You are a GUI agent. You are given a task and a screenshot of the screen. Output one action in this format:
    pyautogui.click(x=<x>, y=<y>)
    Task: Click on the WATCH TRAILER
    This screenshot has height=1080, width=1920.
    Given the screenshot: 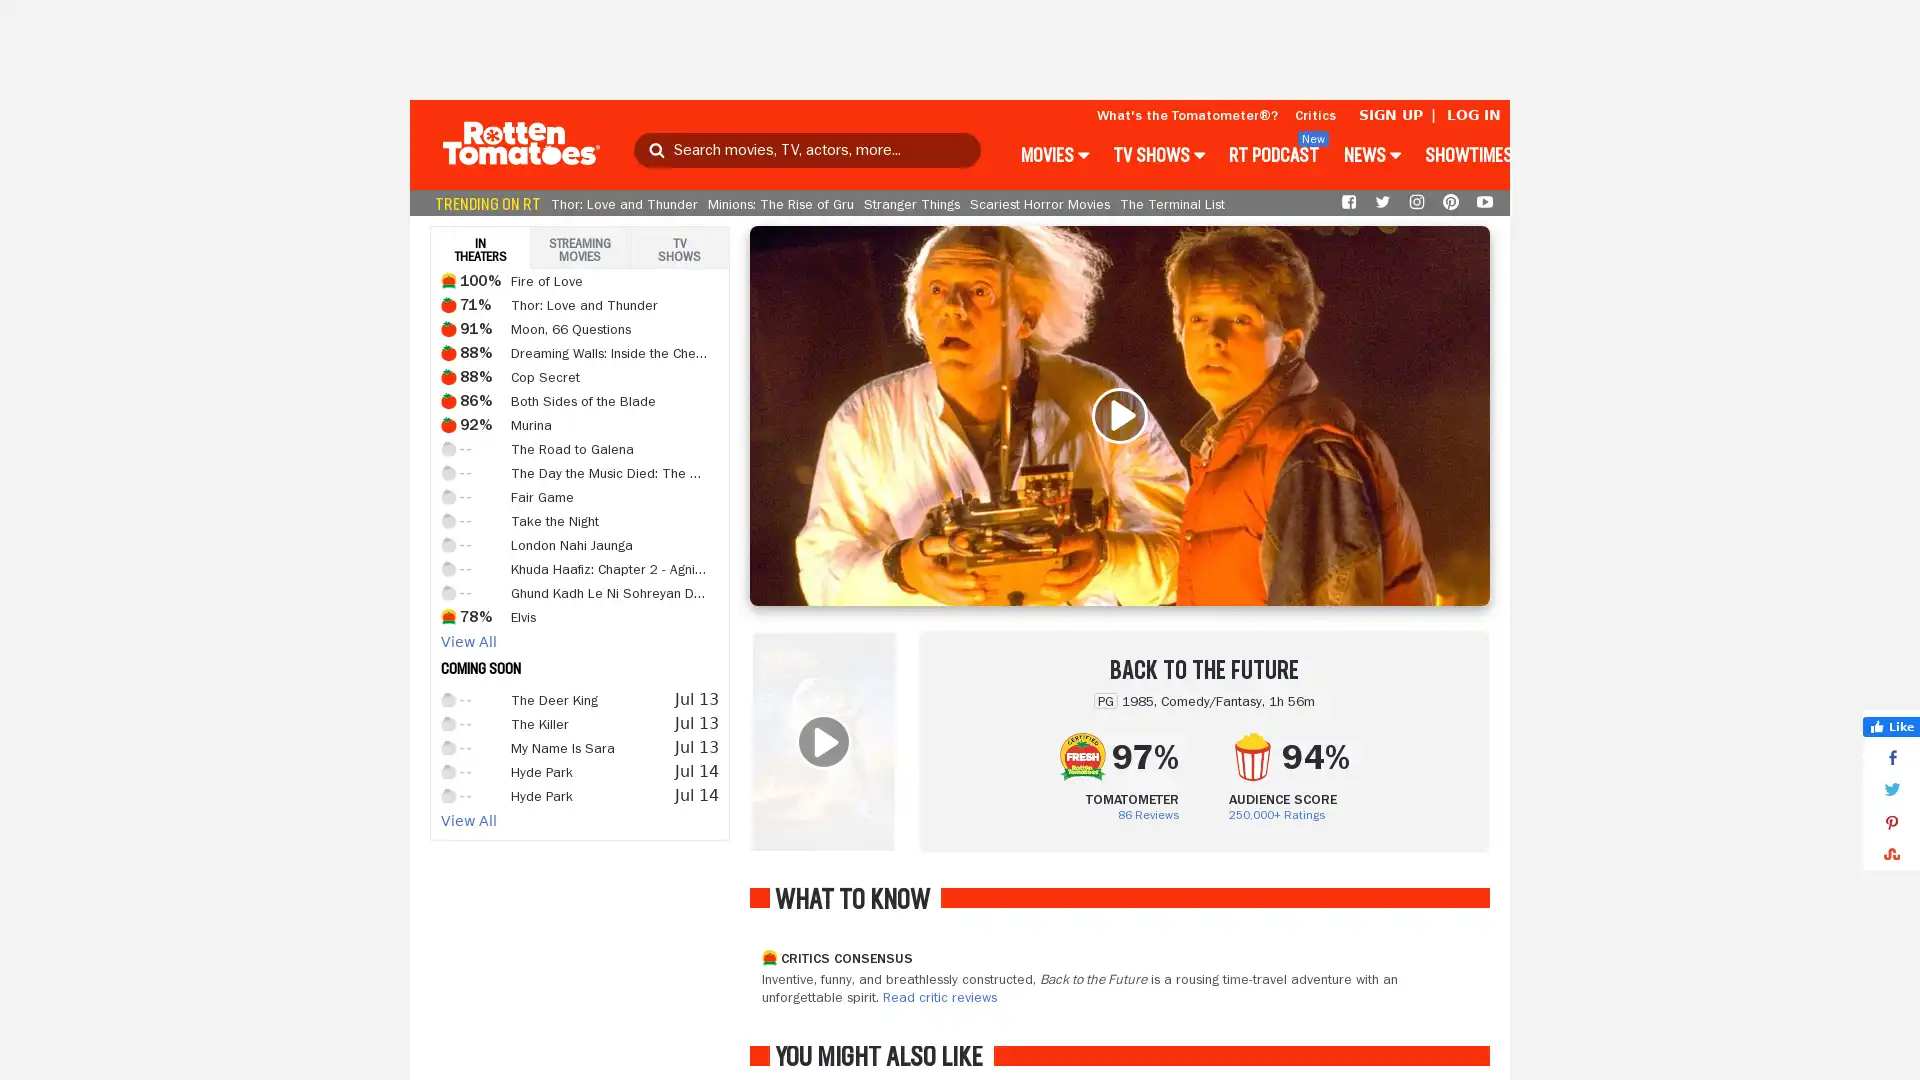 What is the action you would take?
    pyautogui.click(x=824, y=740)
    